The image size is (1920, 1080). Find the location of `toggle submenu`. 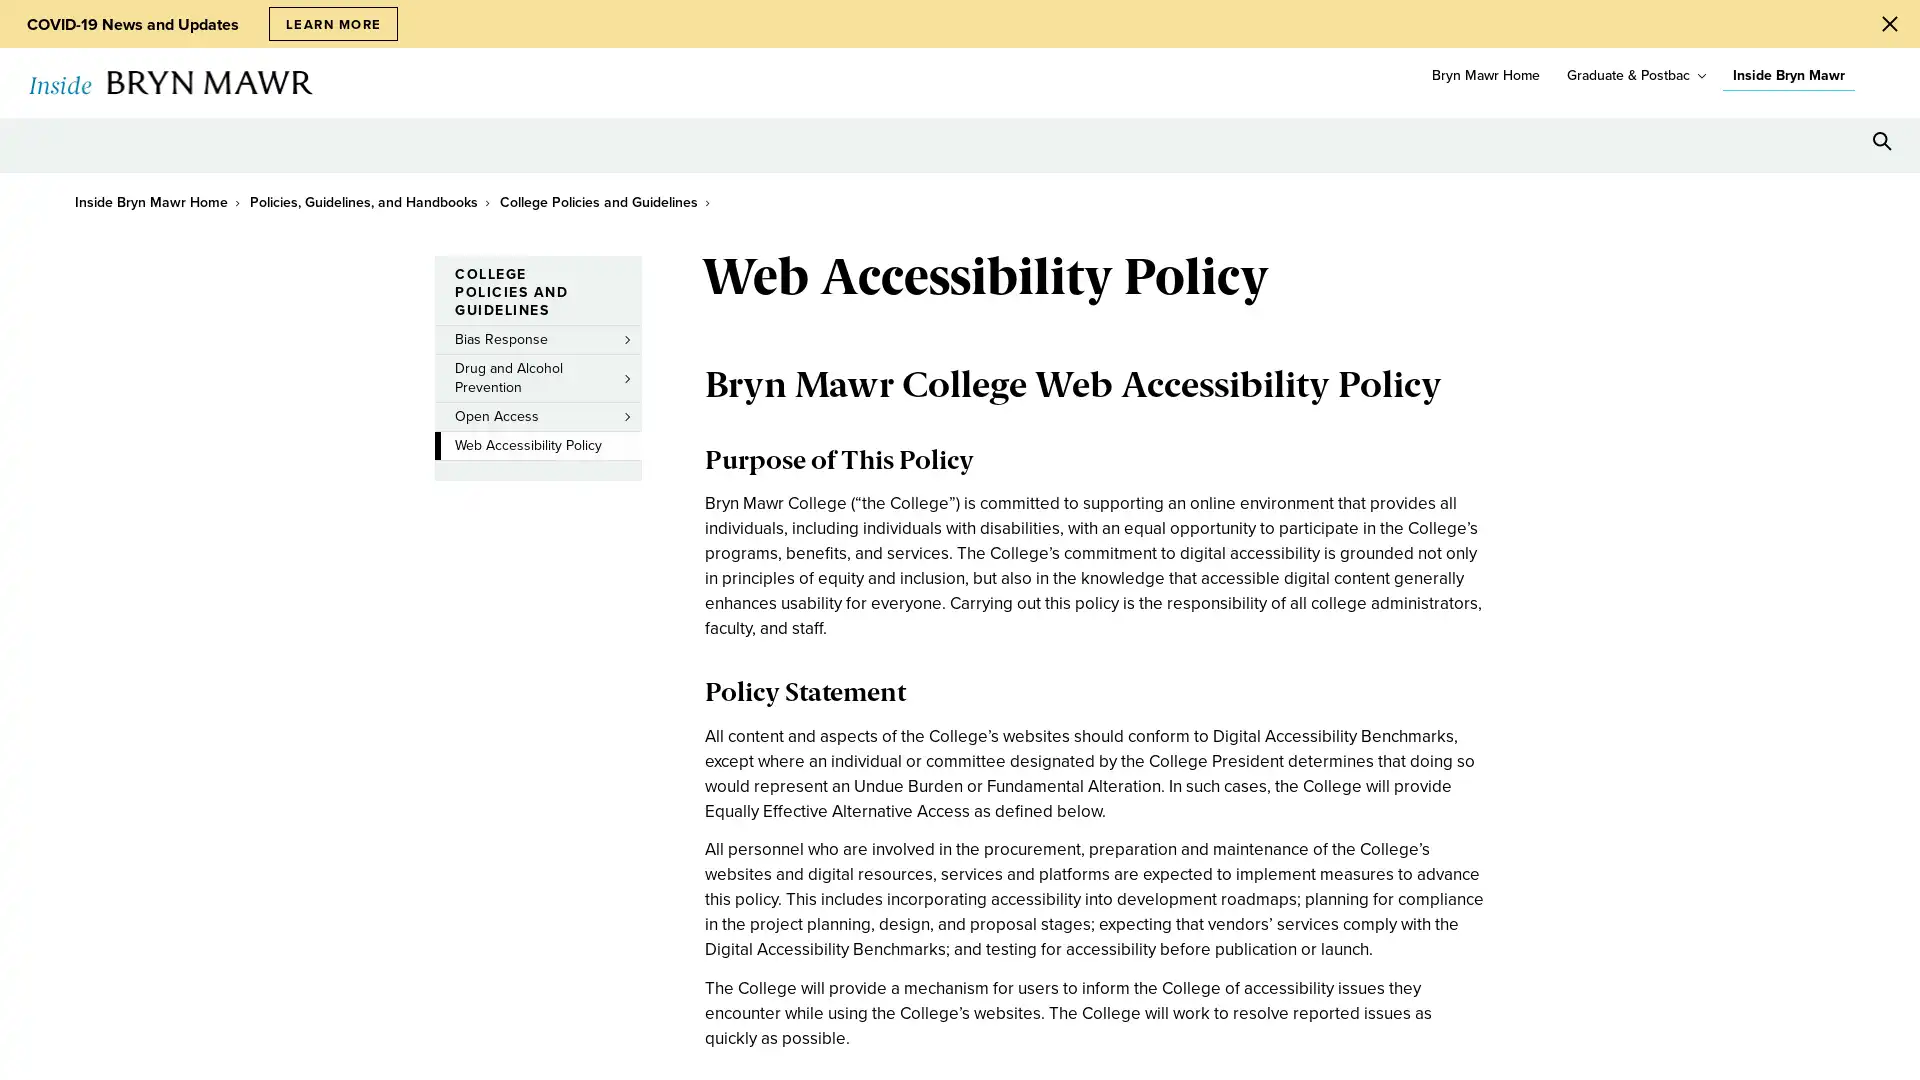

toggle submenu is located at coordinates (437, 130).